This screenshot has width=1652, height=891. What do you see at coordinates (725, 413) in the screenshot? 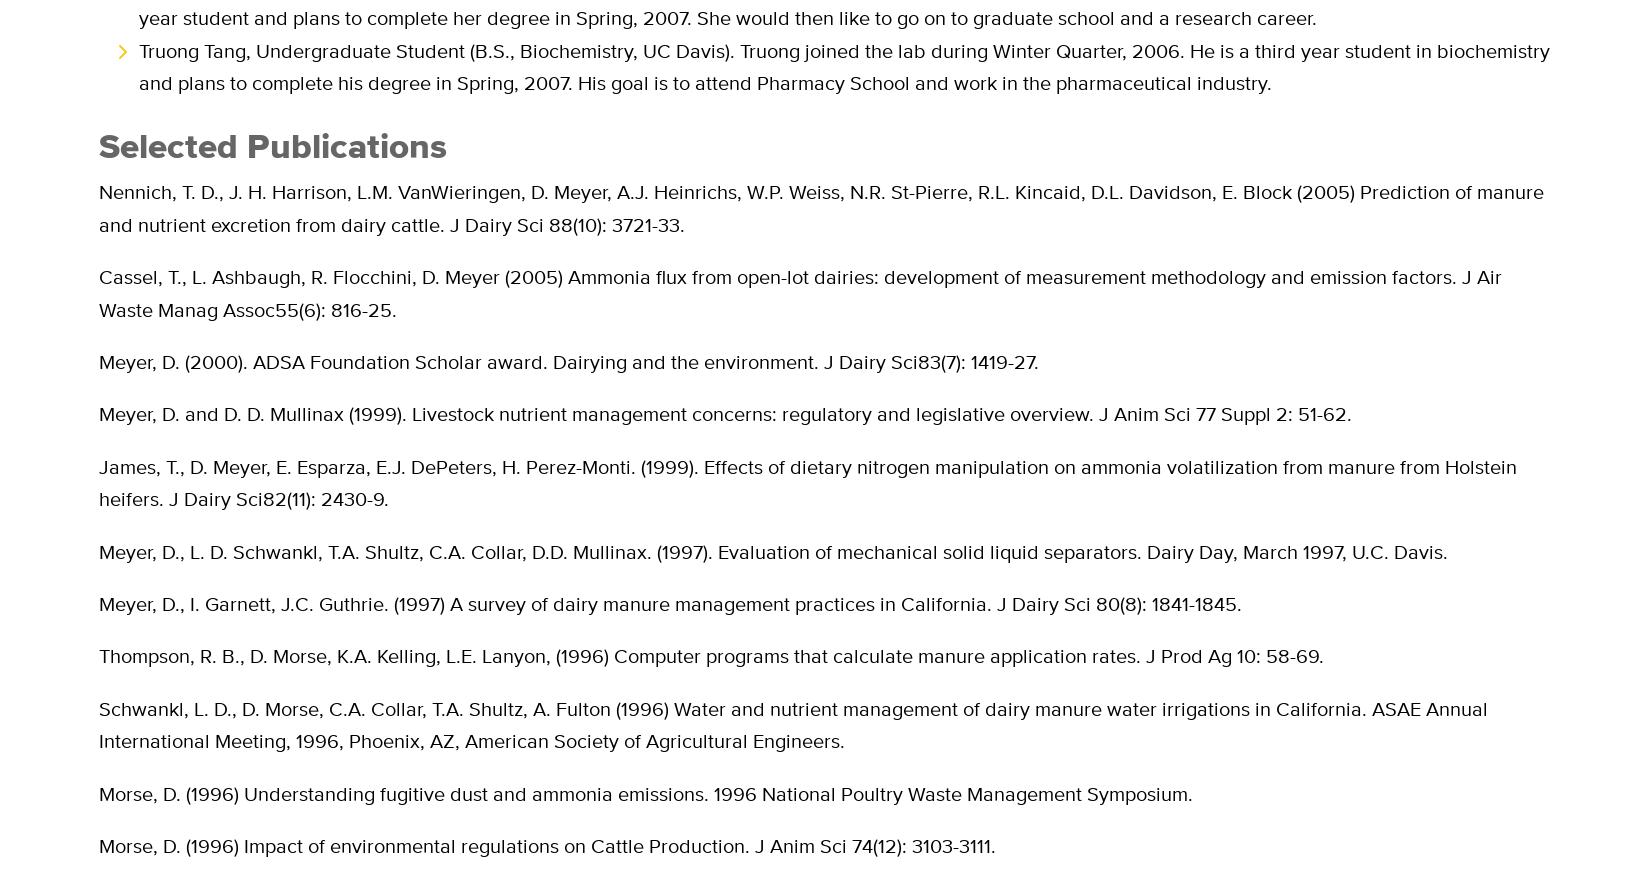
I see `'Meyer, D. and D. D. Mullinax (1999). Livestock nutrient management concerns: regulatory and legislative overview. J Anim Sci 77 Suppl 2: 51-62.'` at bounding box center [725, 413].